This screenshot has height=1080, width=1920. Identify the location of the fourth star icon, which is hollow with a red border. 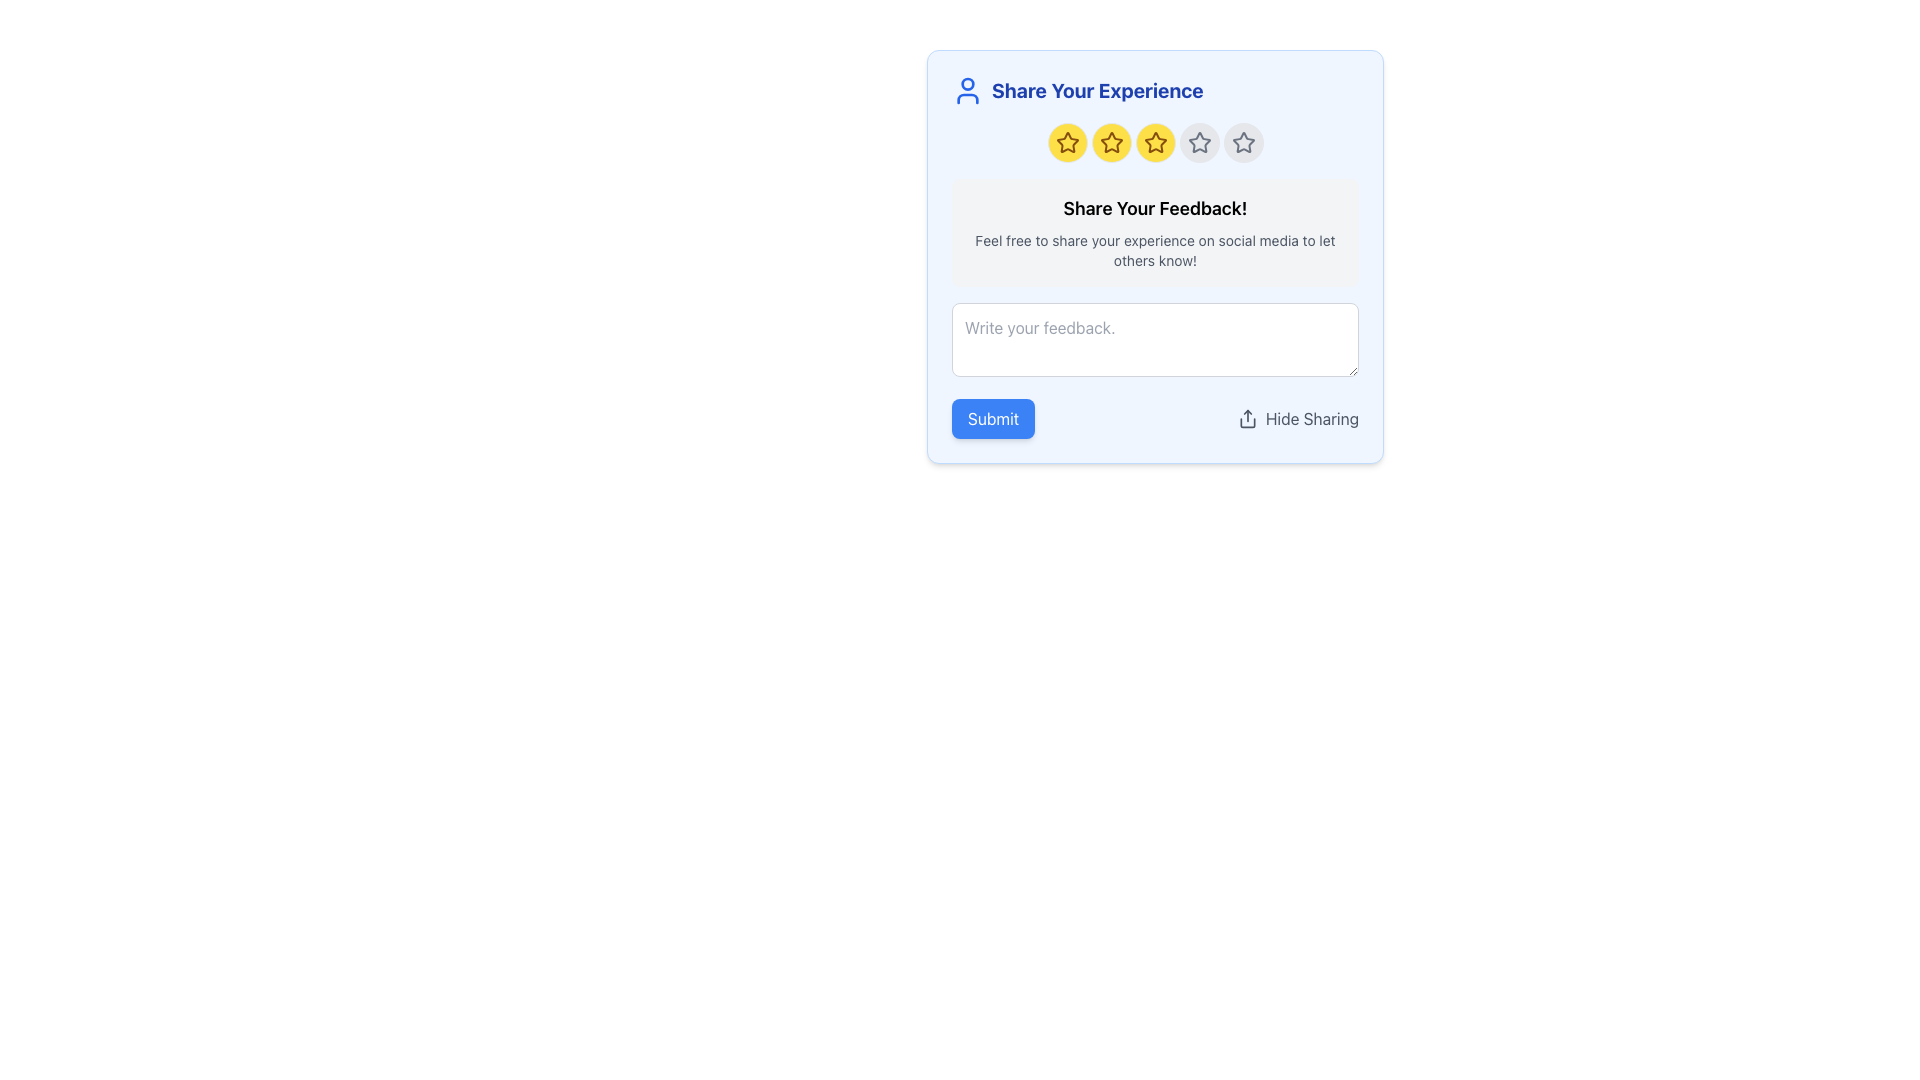
(1199, 141).